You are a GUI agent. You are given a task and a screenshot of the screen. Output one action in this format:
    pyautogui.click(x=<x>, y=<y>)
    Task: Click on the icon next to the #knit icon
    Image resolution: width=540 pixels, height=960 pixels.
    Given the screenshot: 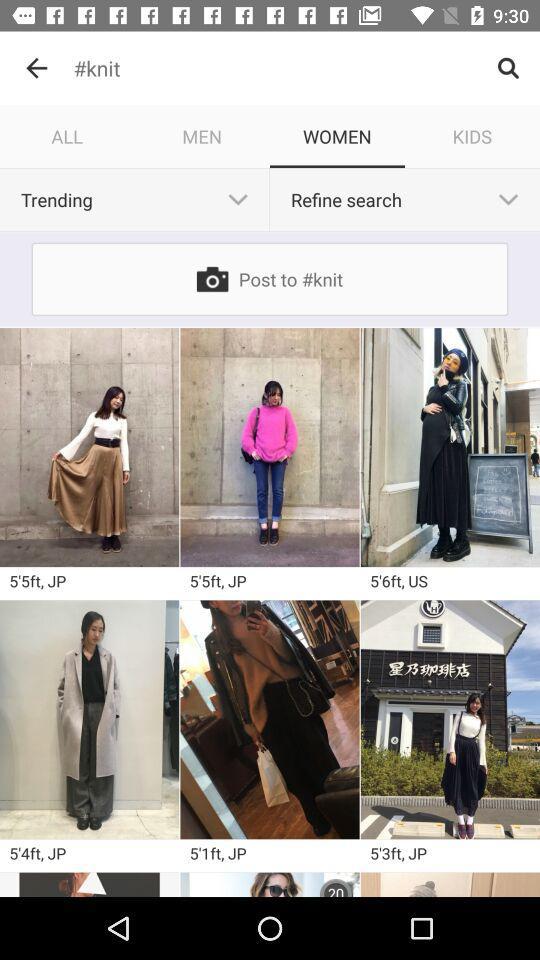 What is the action you would take?
    pyautogui.click(x=36, y=68)
    